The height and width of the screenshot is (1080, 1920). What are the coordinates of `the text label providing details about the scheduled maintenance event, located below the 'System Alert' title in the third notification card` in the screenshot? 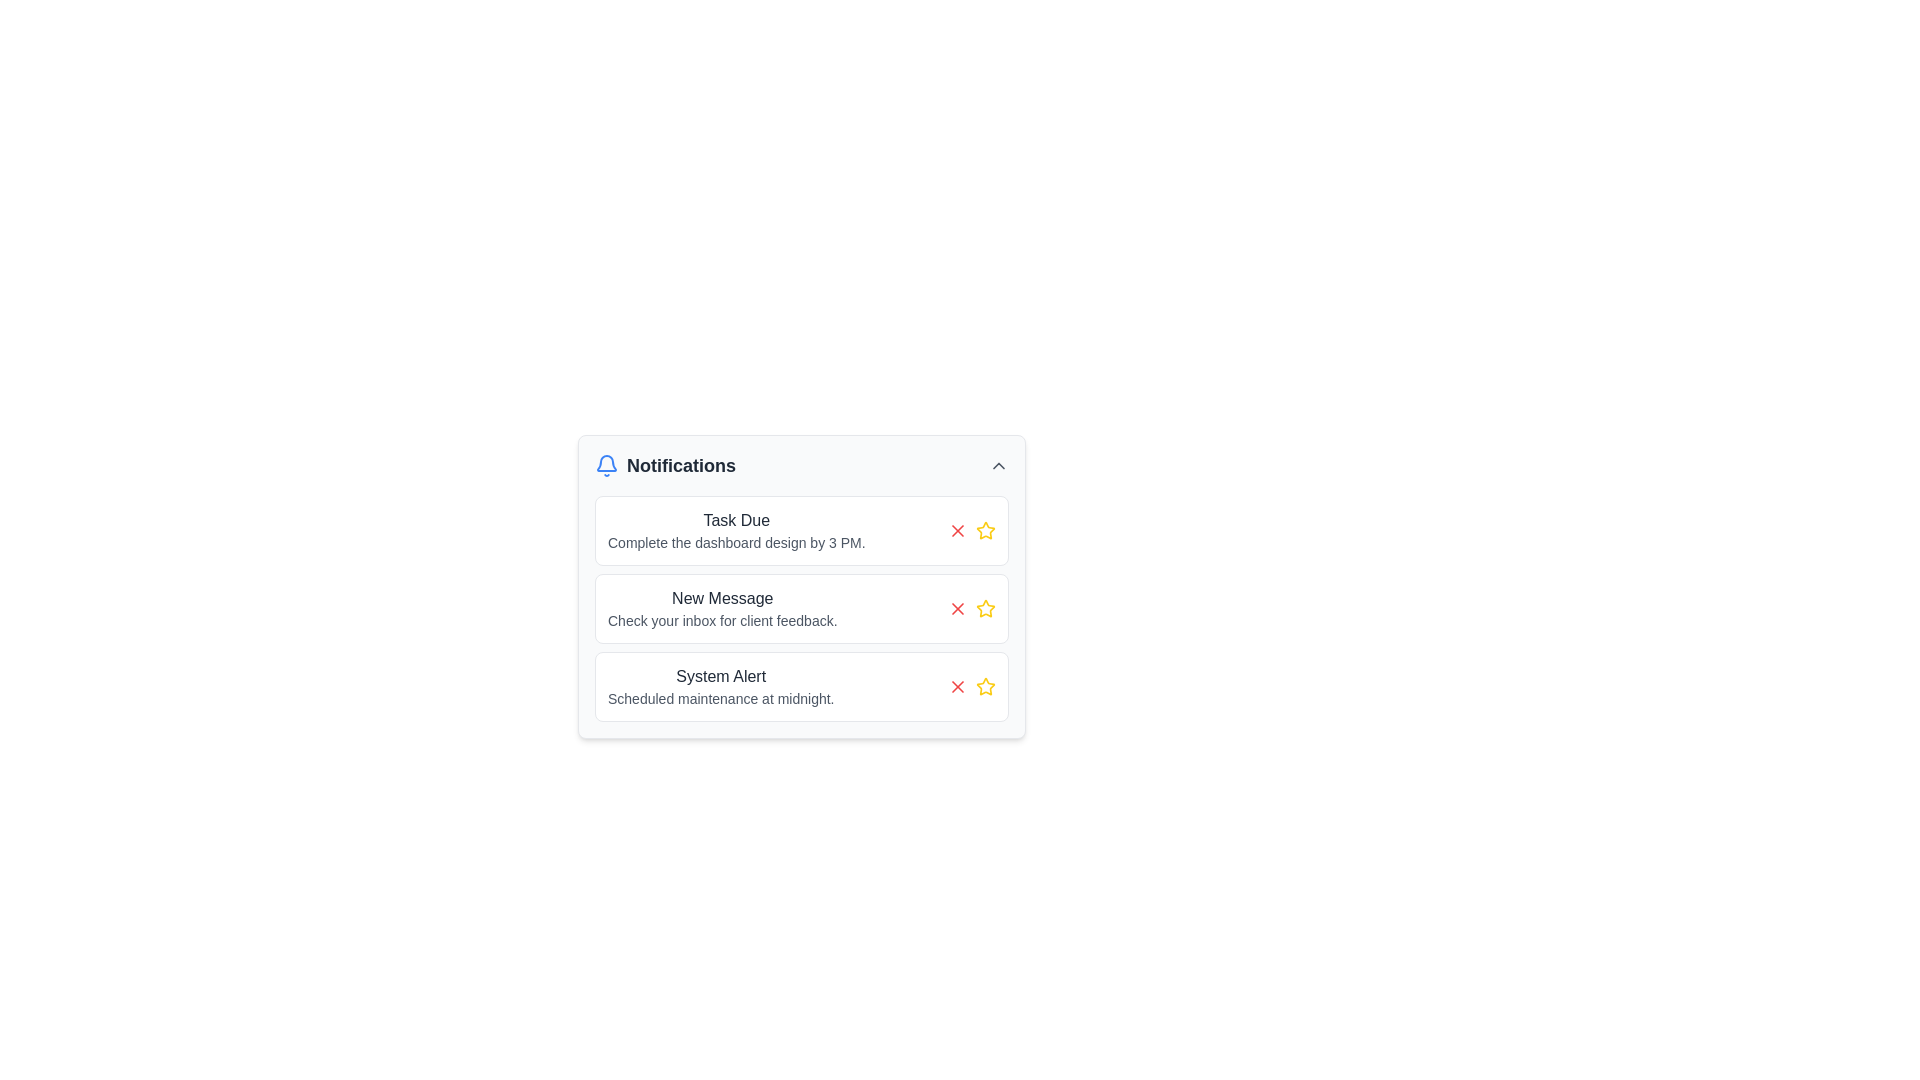 It's located at (720, 697).